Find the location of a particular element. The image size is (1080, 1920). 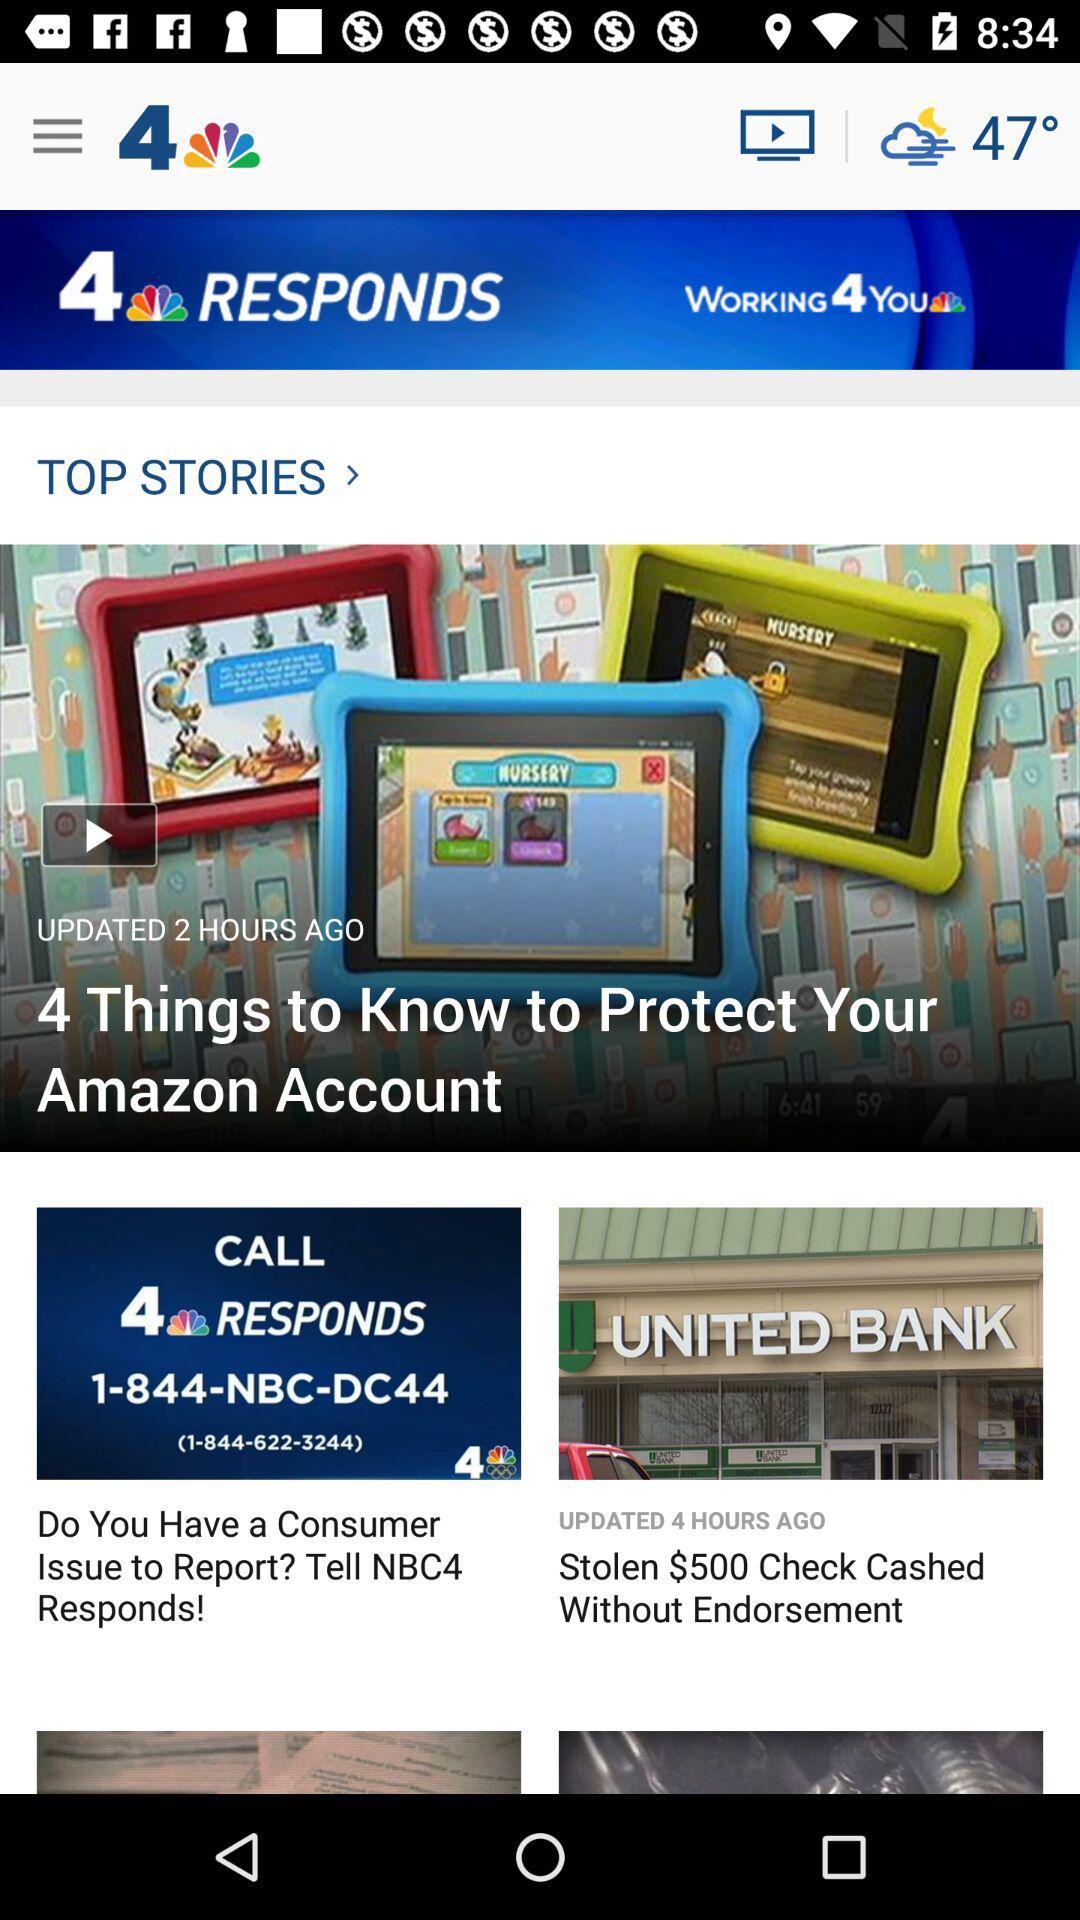

left corner beside 3 horizontal lines is located at coordinates (189, 135).